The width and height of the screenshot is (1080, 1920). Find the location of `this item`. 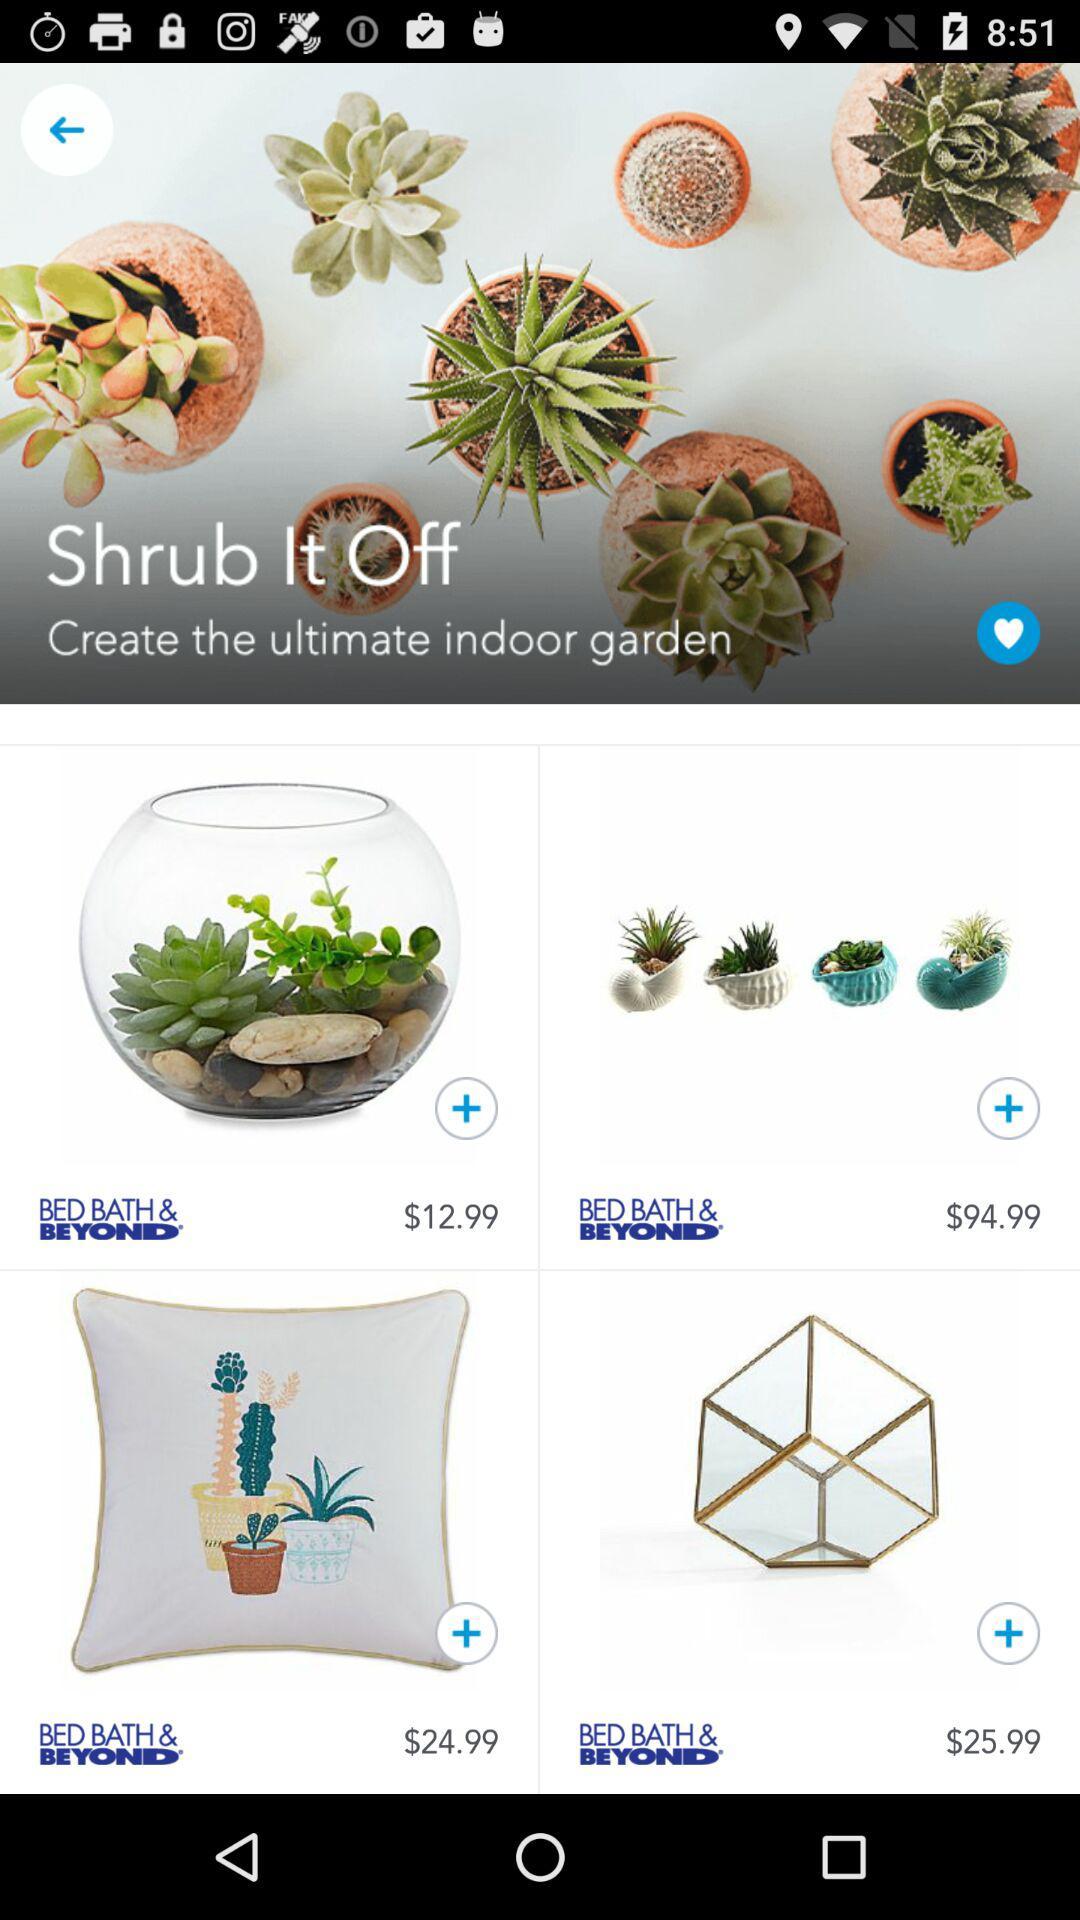

this item is located at coordinates (1008, 1107).